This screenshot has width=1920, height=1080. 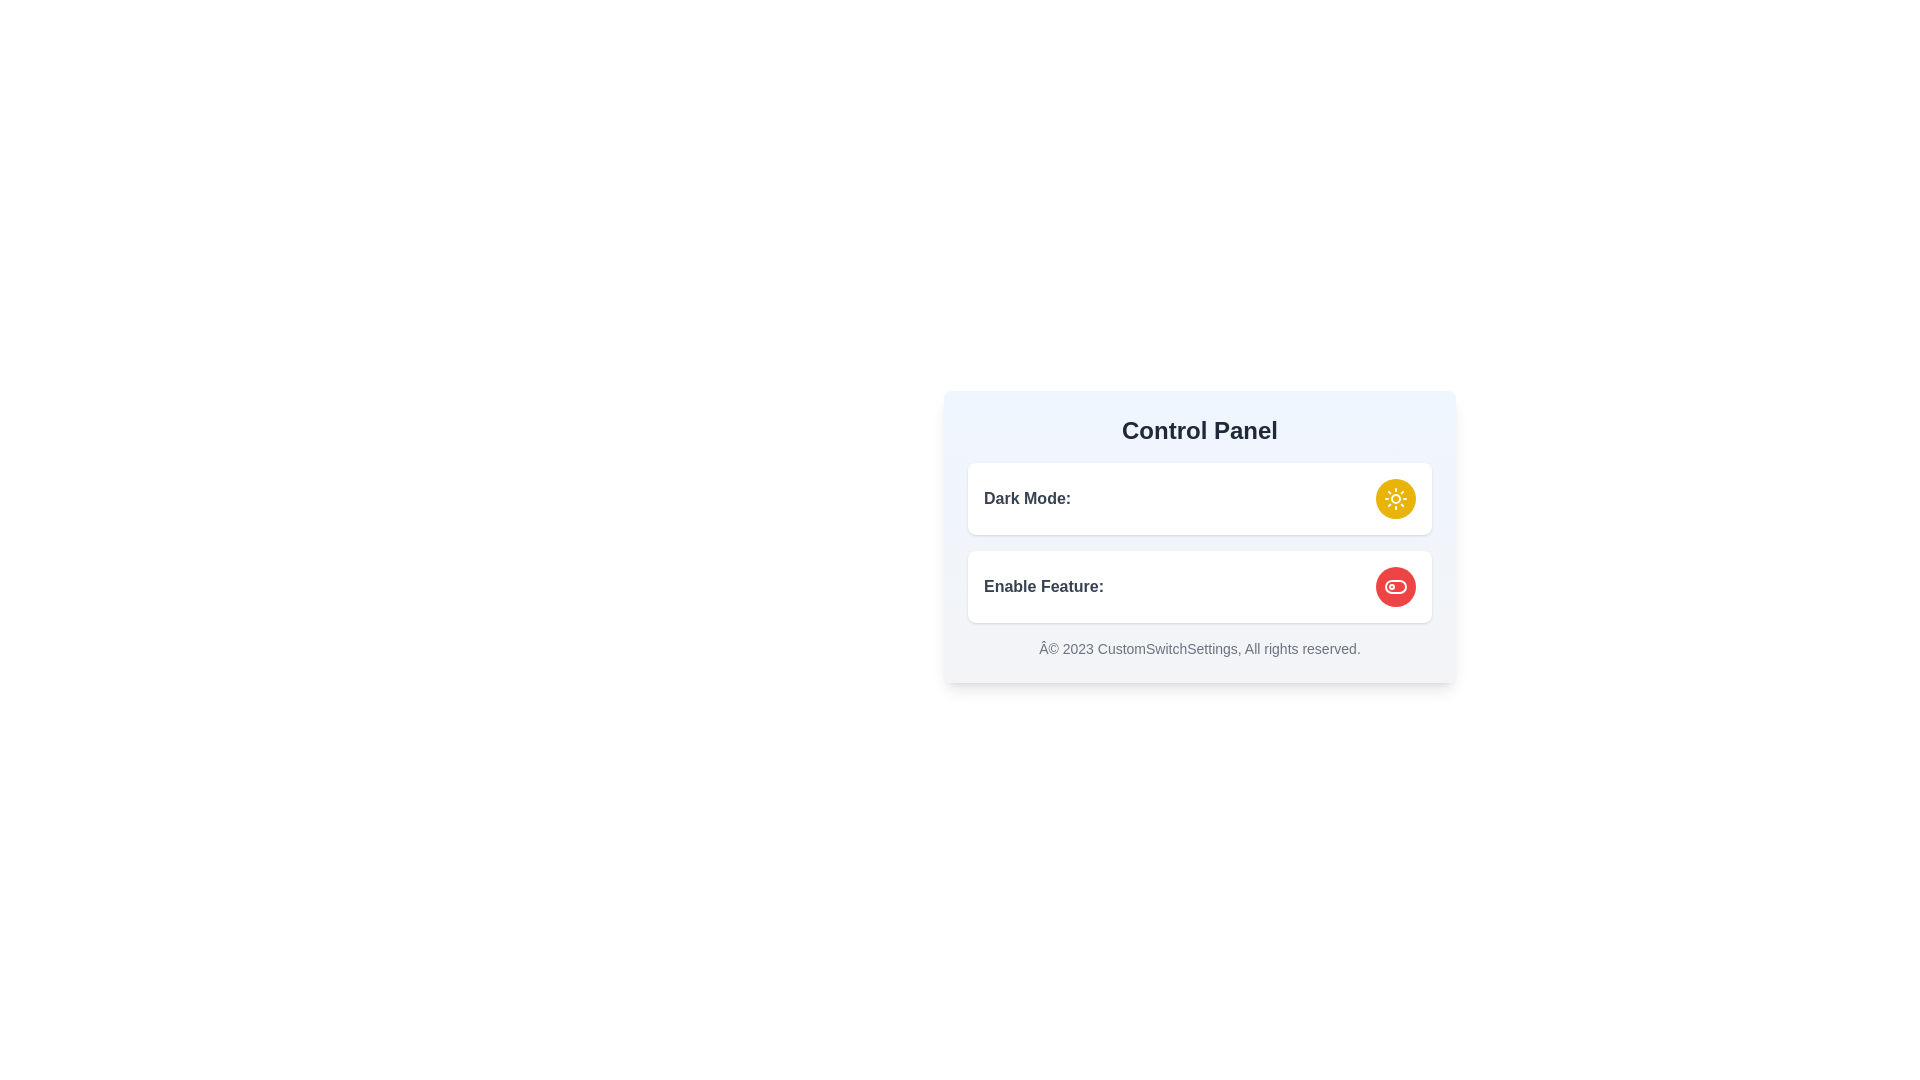 What do you see at coordinates (1395, 497) in the screenshot?
I see `the button to toggle the dark mode feature` at bounding box center [1395, 497].